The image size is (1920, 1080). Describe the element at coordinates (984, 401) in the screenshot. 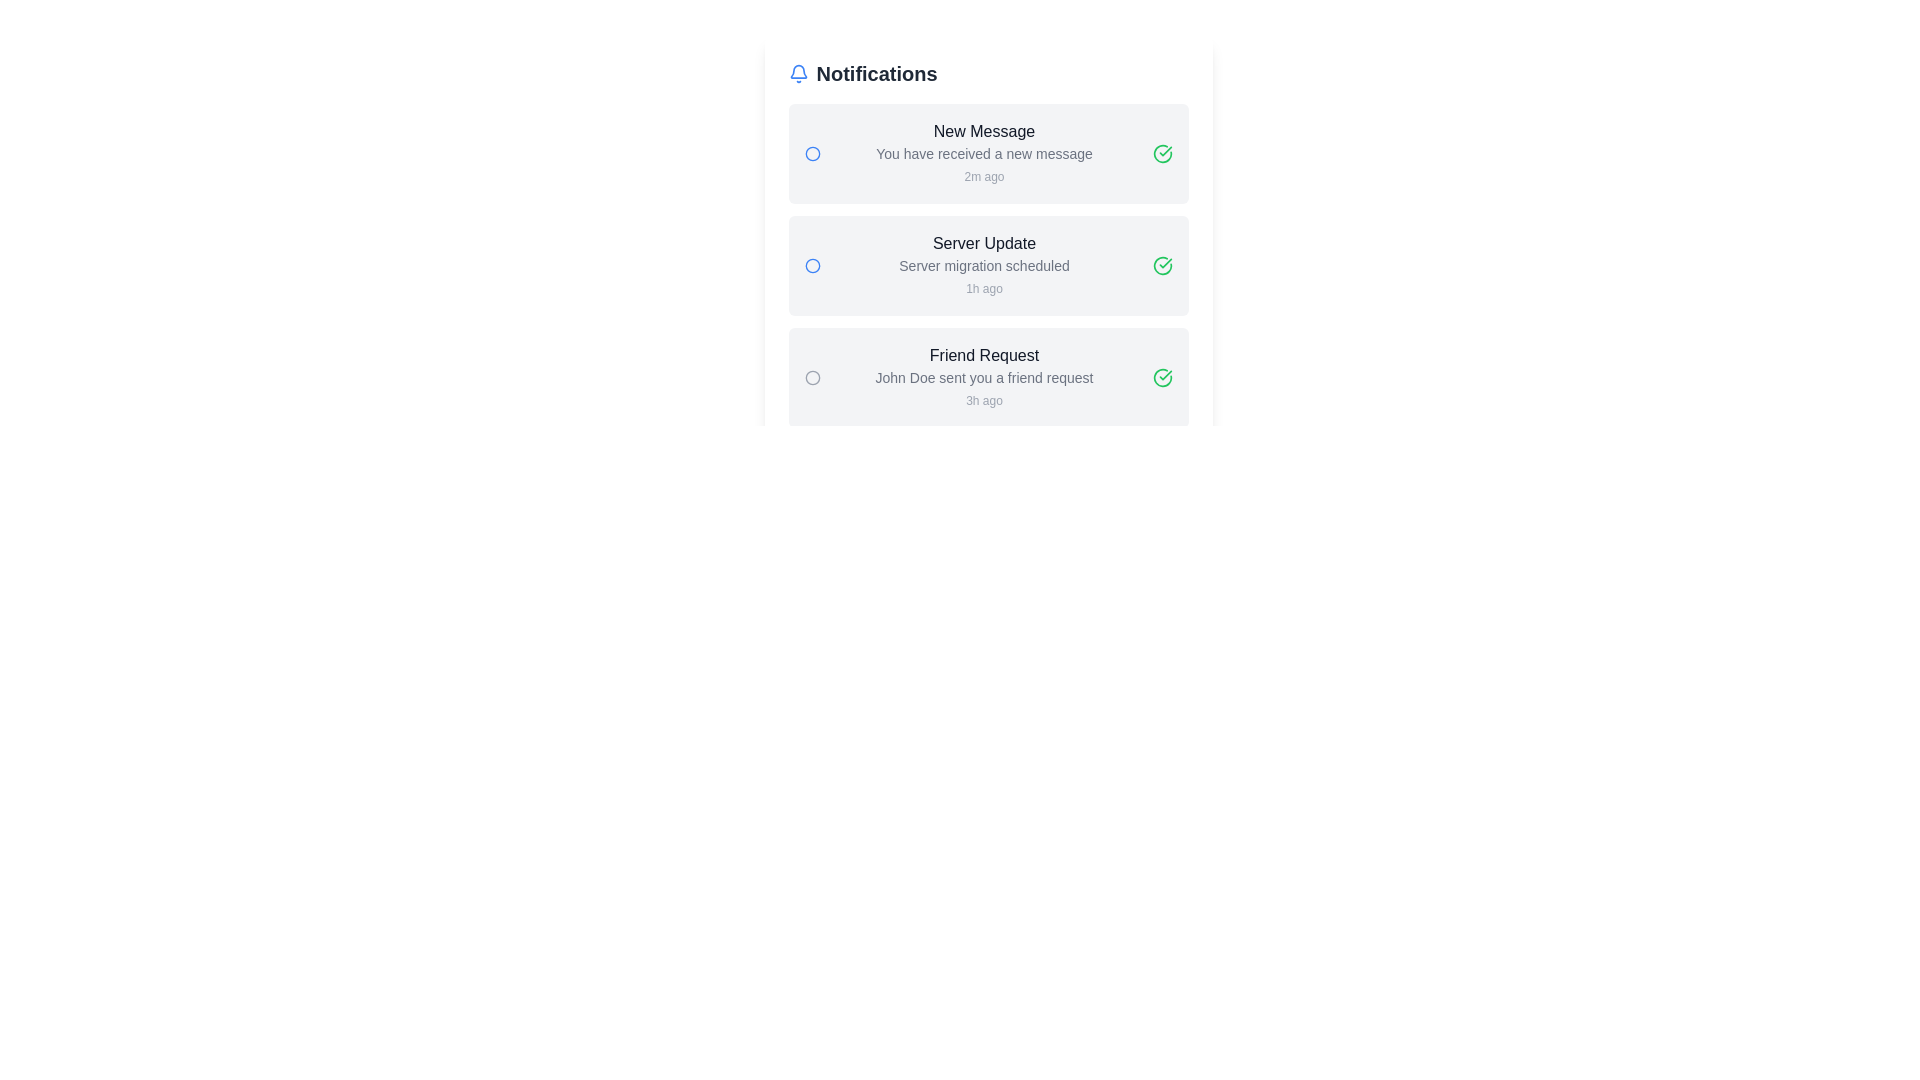

I see `text content of the small gray label displaying '3h ago', located beneath the main description of the 'Friend Request' notification` at that location.